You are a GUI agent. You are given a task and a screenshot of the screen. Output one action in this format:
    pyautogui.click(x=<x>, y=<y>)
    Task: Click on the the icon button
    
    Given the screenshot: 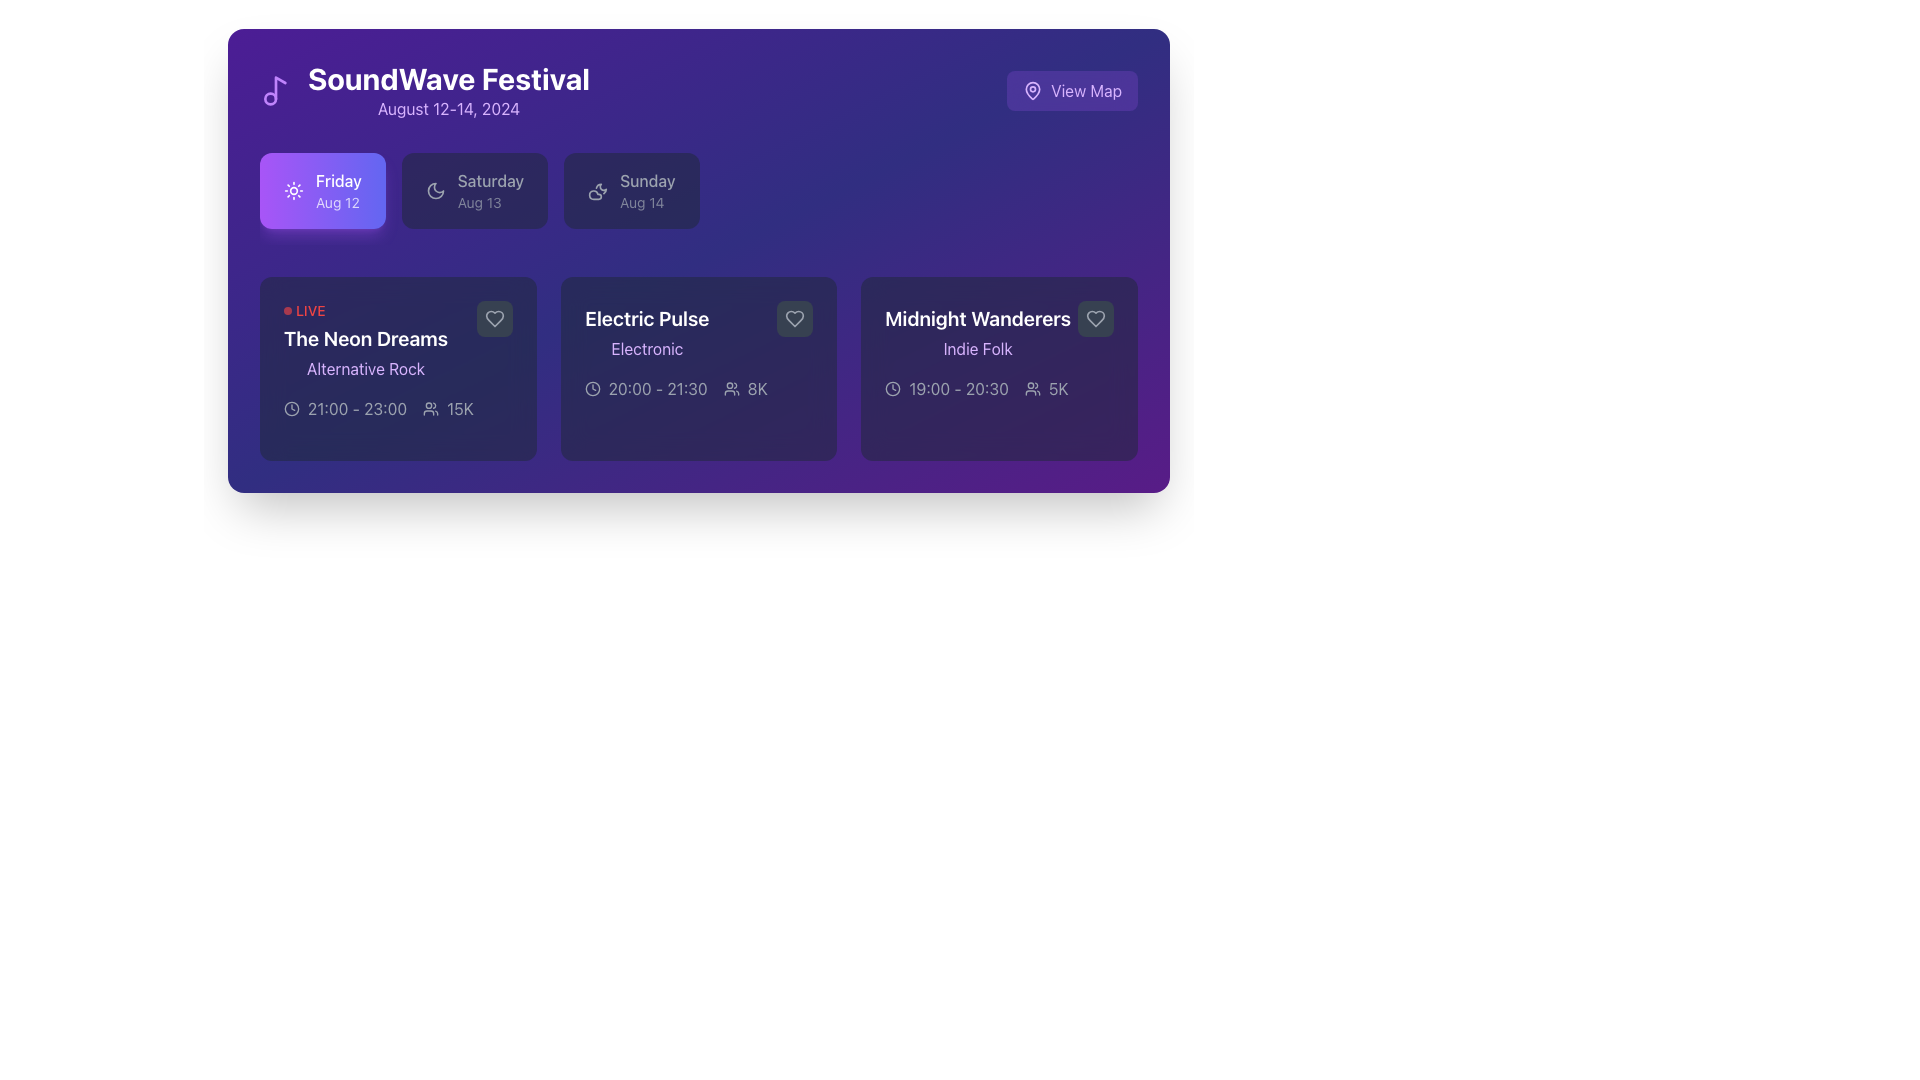 What is the action you would take?
    pyautogui.click(x=1094, y=318)
    